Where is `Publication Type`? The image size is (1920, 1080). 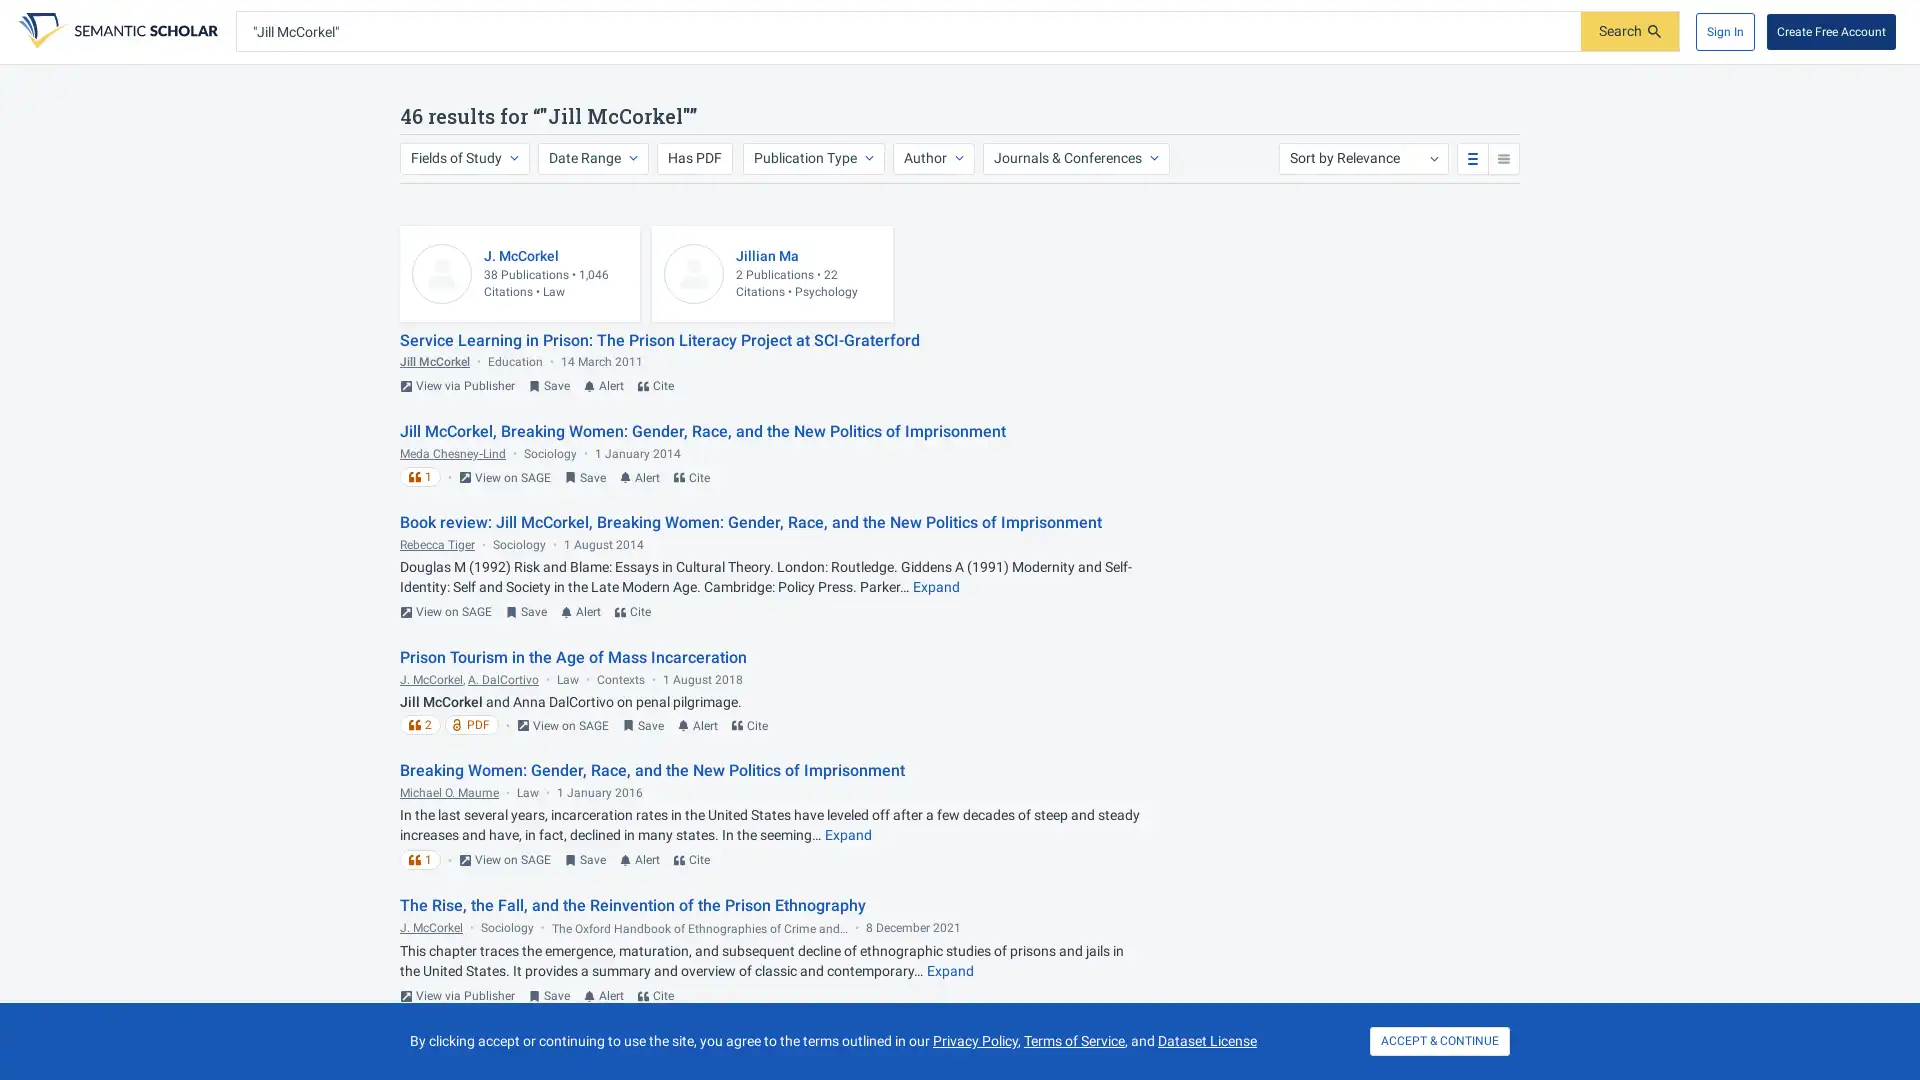
Publication Type is located at coordinates (812, 157).